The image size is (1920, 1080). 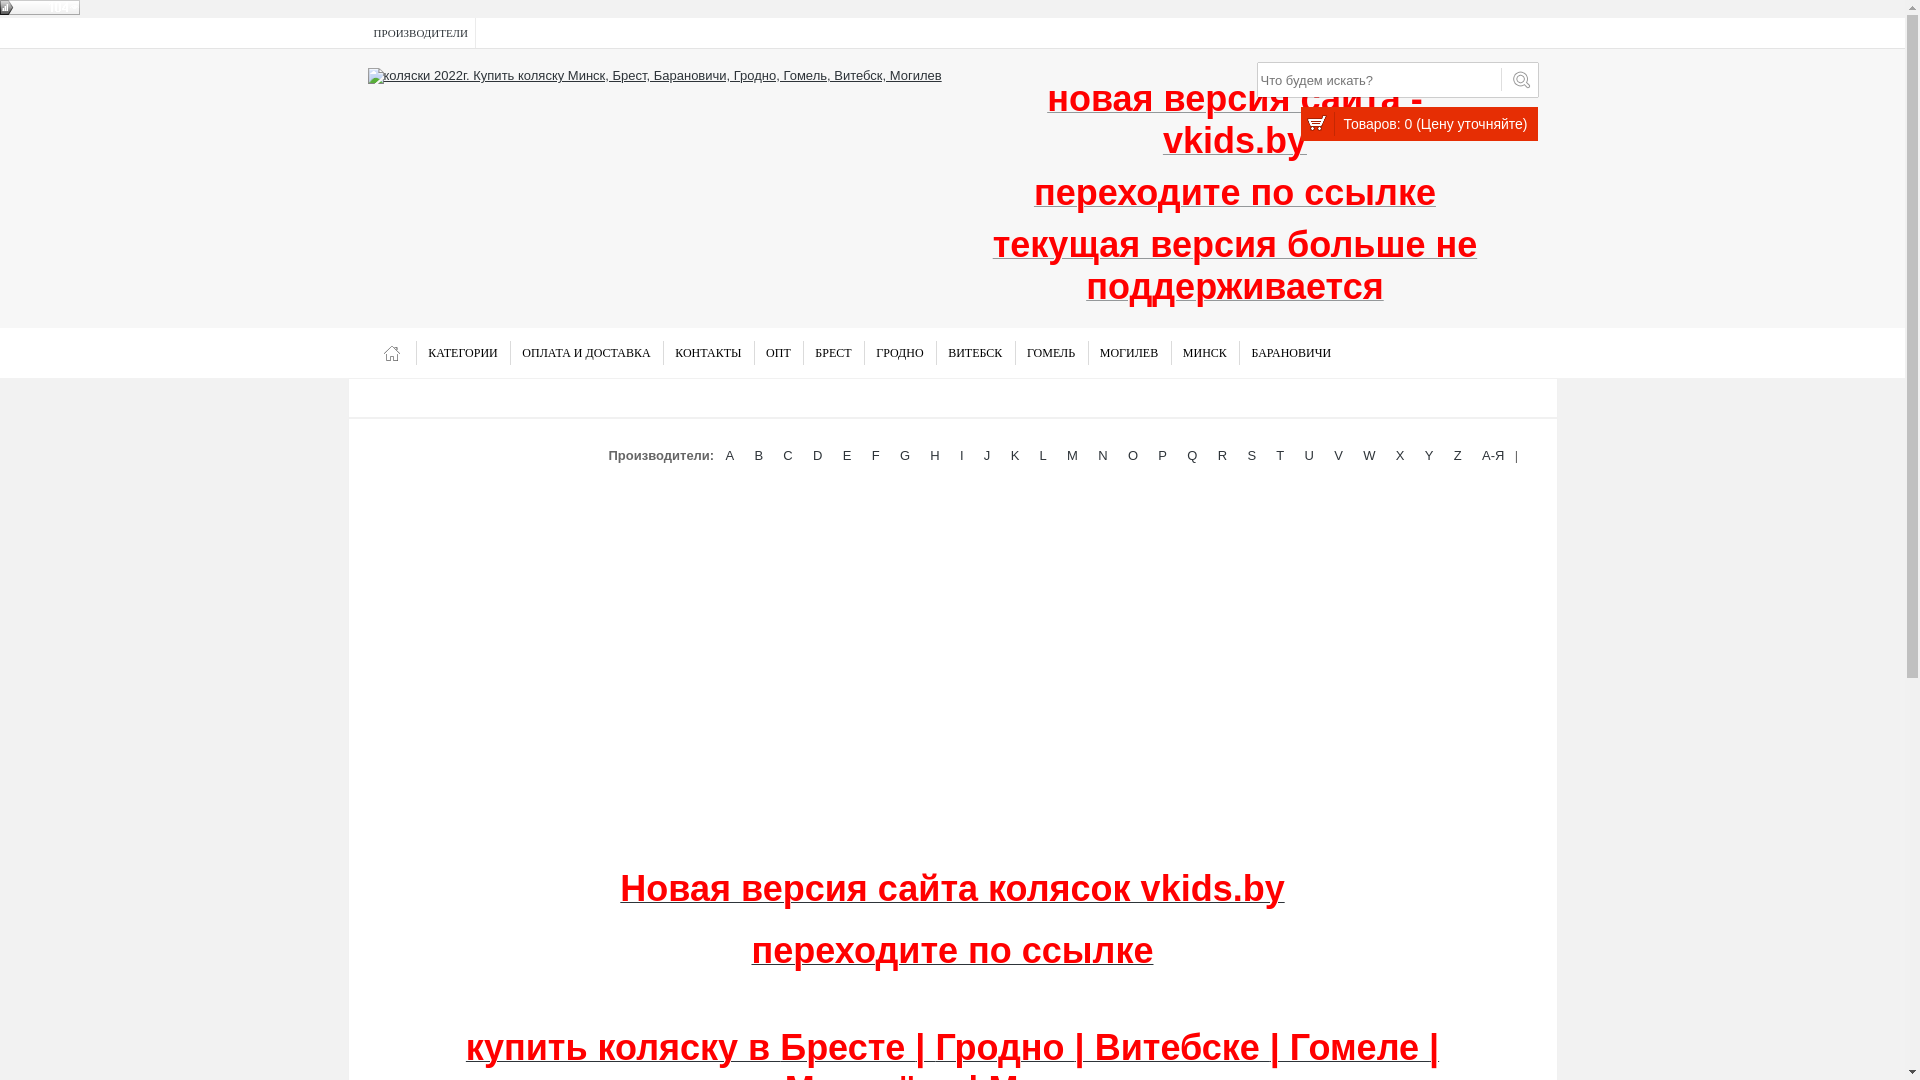 What do you see at coordinates (979, 455) in the screenshot?
I see `'J'` at bounding box center [979, 455].